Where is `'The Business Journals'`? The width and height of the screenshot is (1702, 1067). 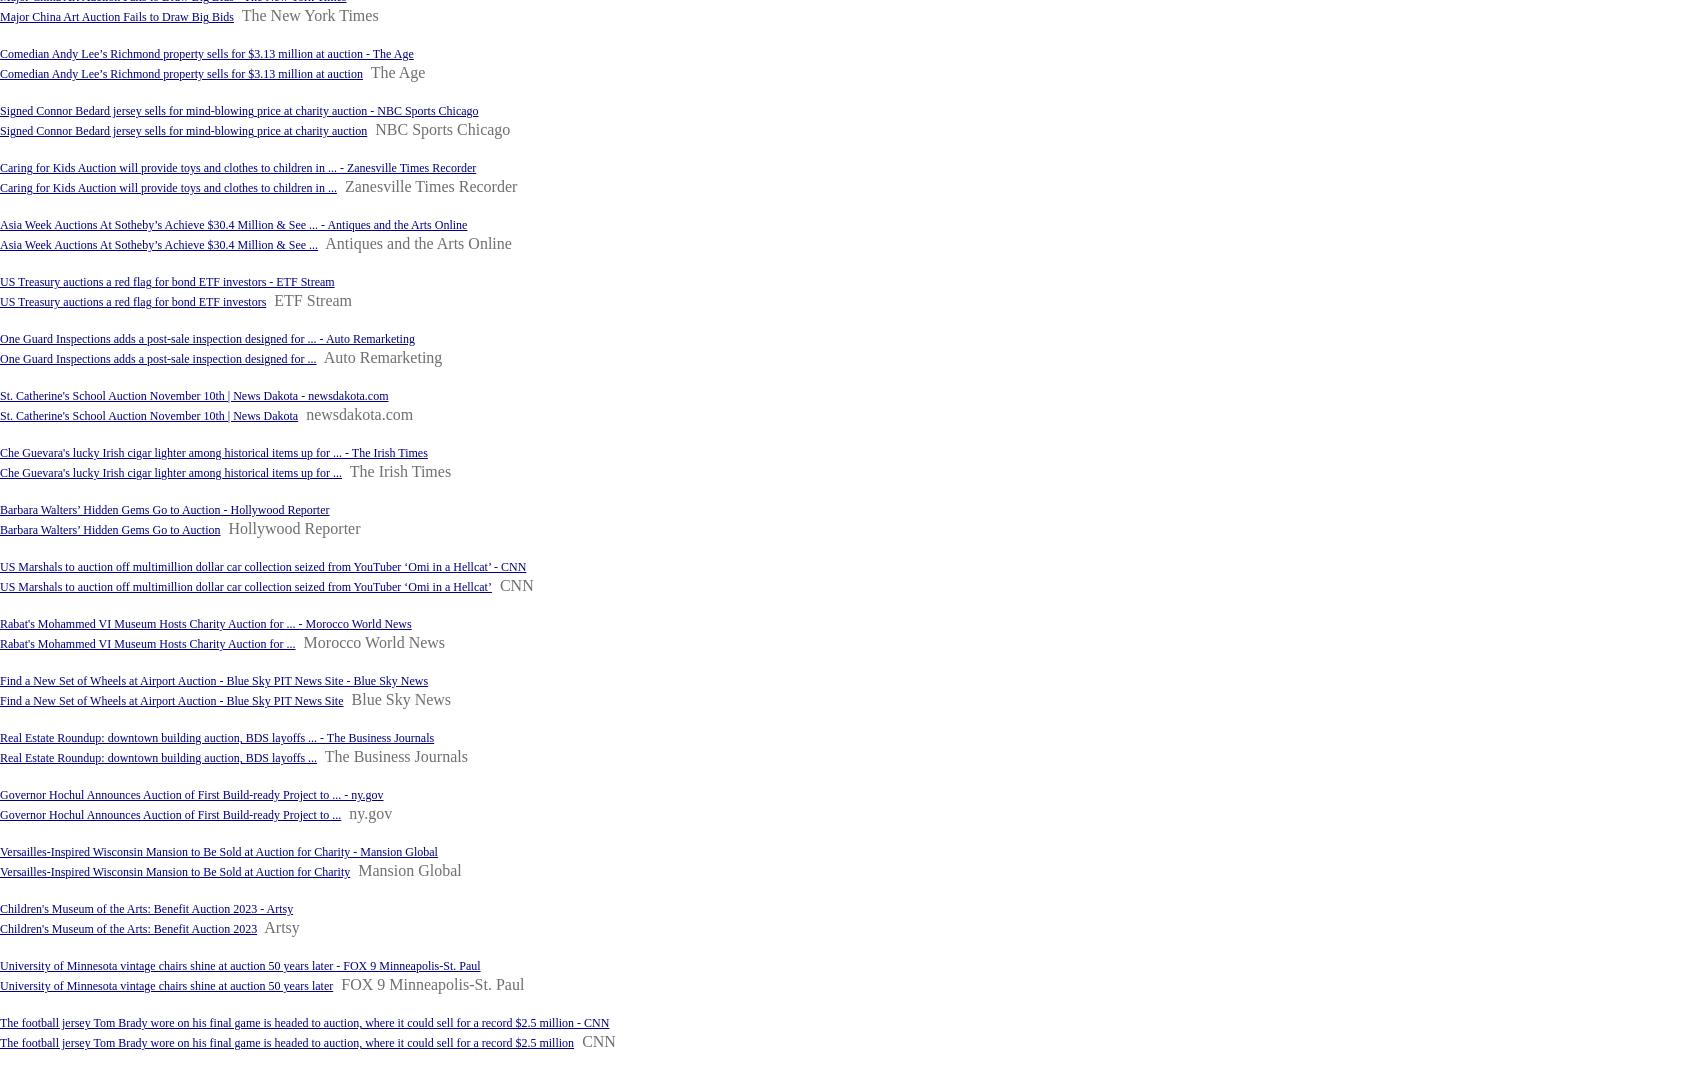
'The Business Journals' is located at coordinates (395, 755).